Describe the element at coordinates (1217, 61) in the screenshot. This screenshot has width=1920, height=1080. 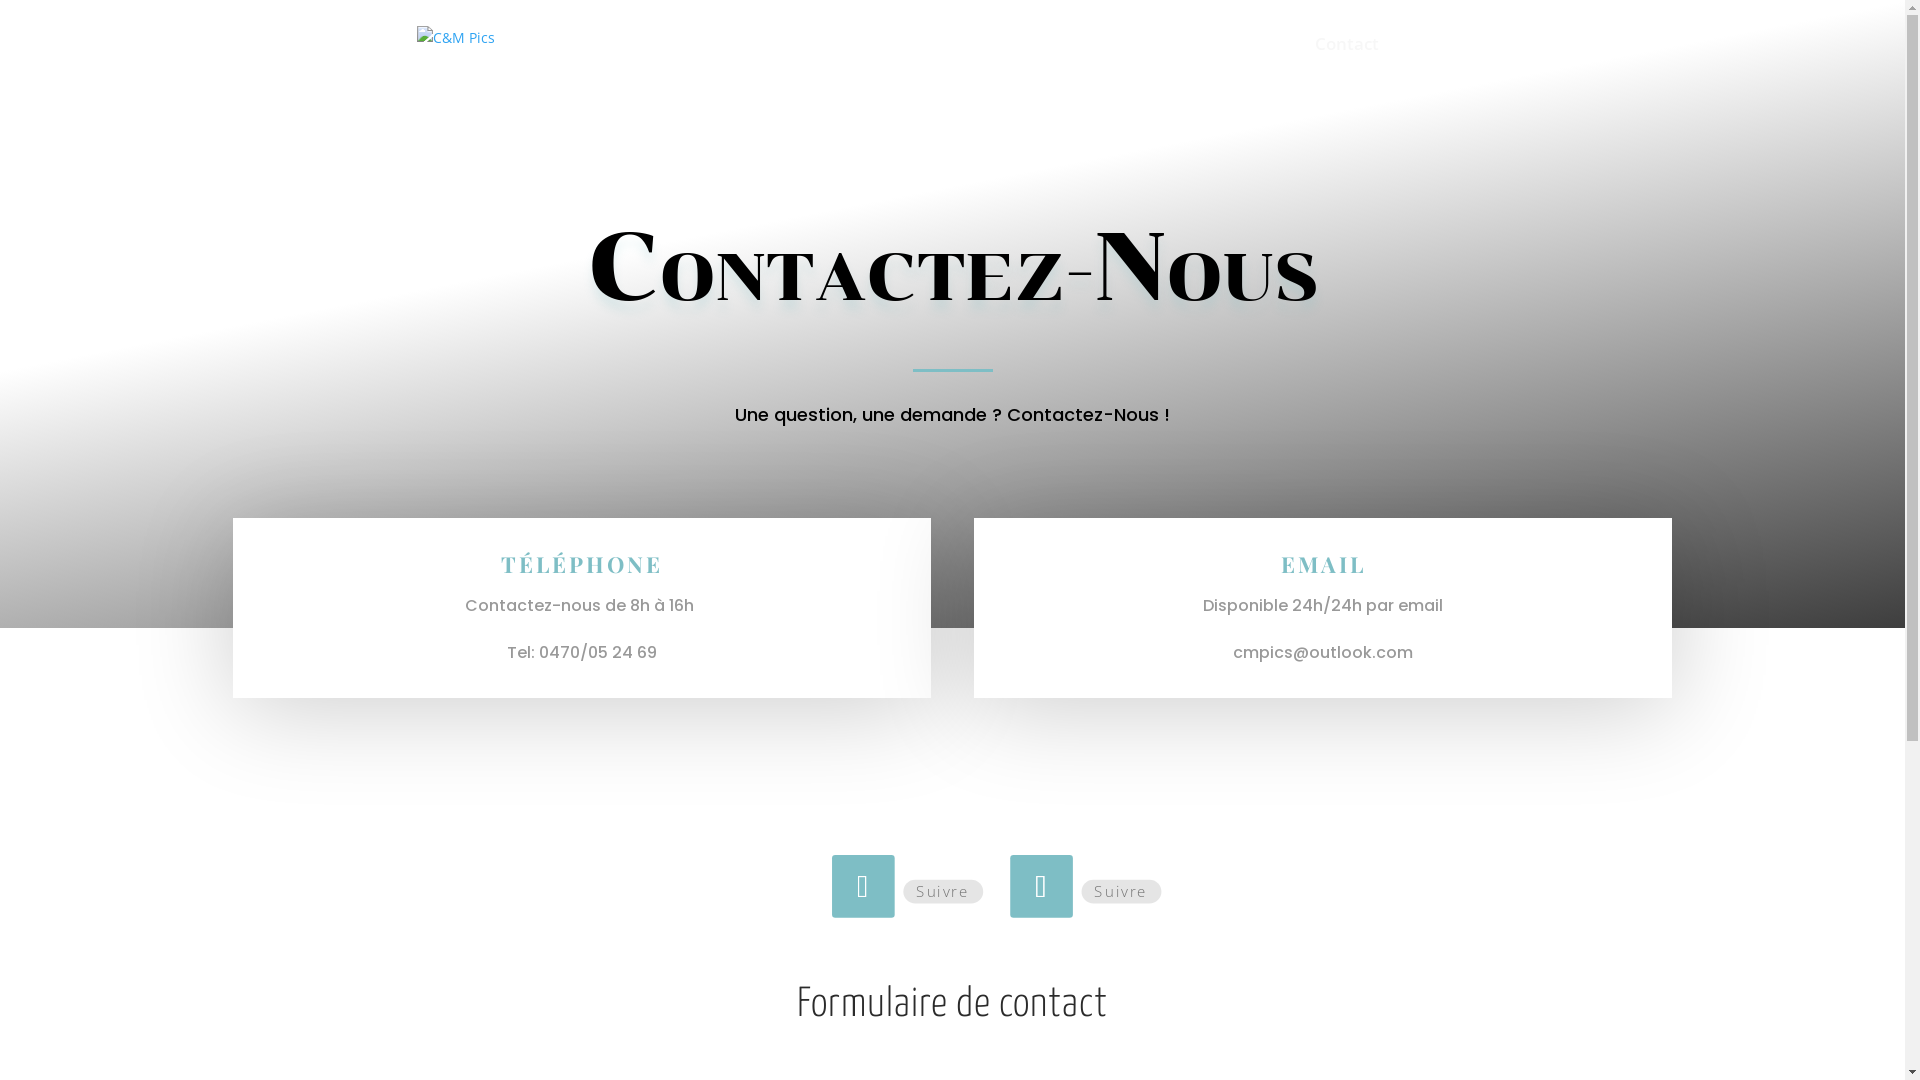
I see `'Portfolio'` at that location.